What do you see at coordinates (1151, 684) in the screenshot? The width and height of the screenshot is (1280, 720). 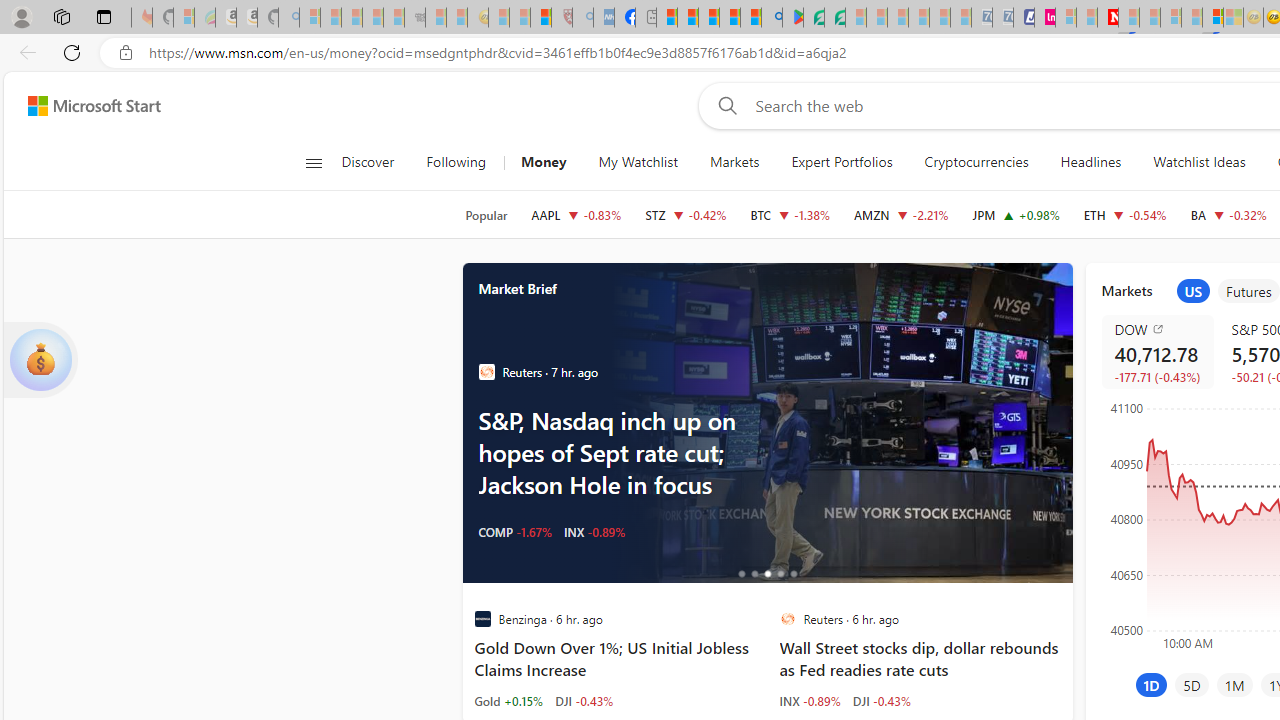 I see `'1D'` at bounding box center [1151, 684].